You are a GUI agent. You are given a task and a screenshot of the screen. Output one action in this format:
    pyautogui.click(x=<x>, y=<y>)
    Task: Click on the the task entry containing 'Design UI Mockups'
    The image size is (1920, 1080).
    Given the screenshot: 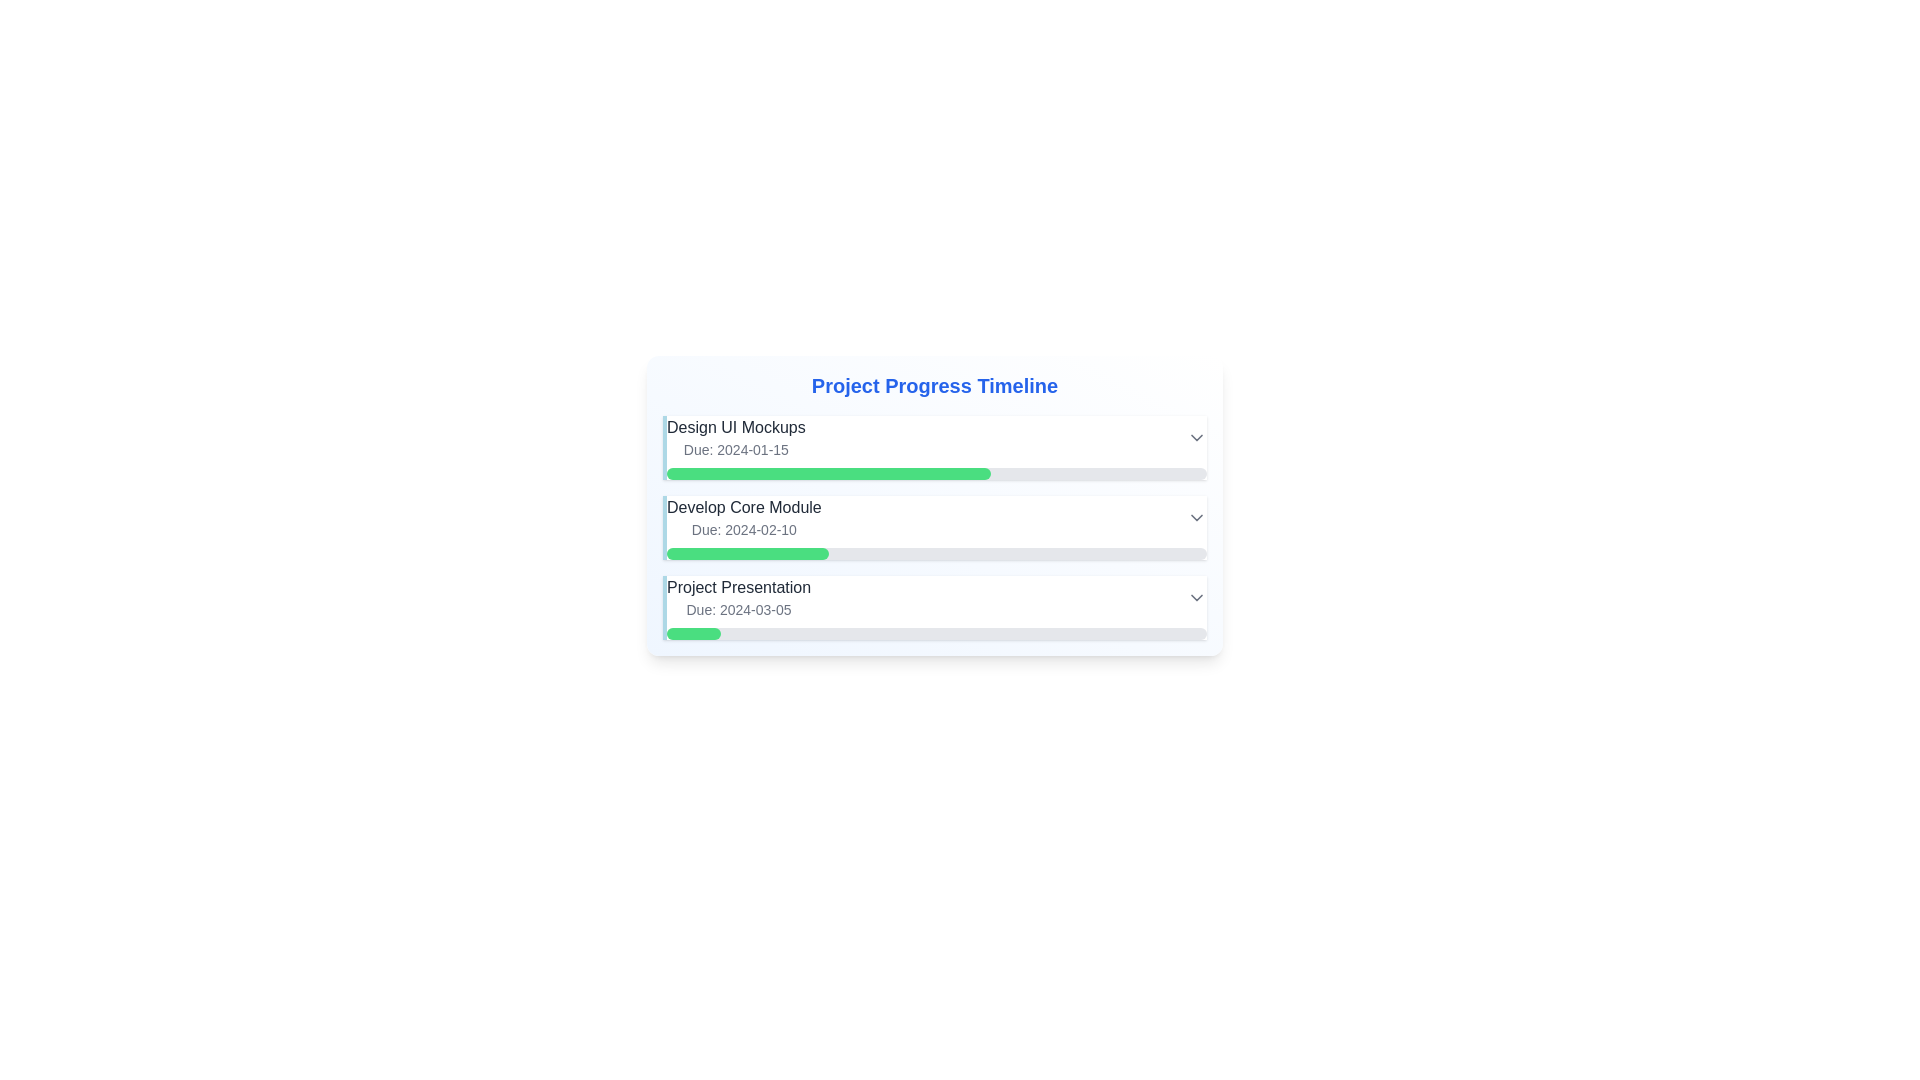 What is the action you would take?
    pyautogui.click(x=935, y=437)
    